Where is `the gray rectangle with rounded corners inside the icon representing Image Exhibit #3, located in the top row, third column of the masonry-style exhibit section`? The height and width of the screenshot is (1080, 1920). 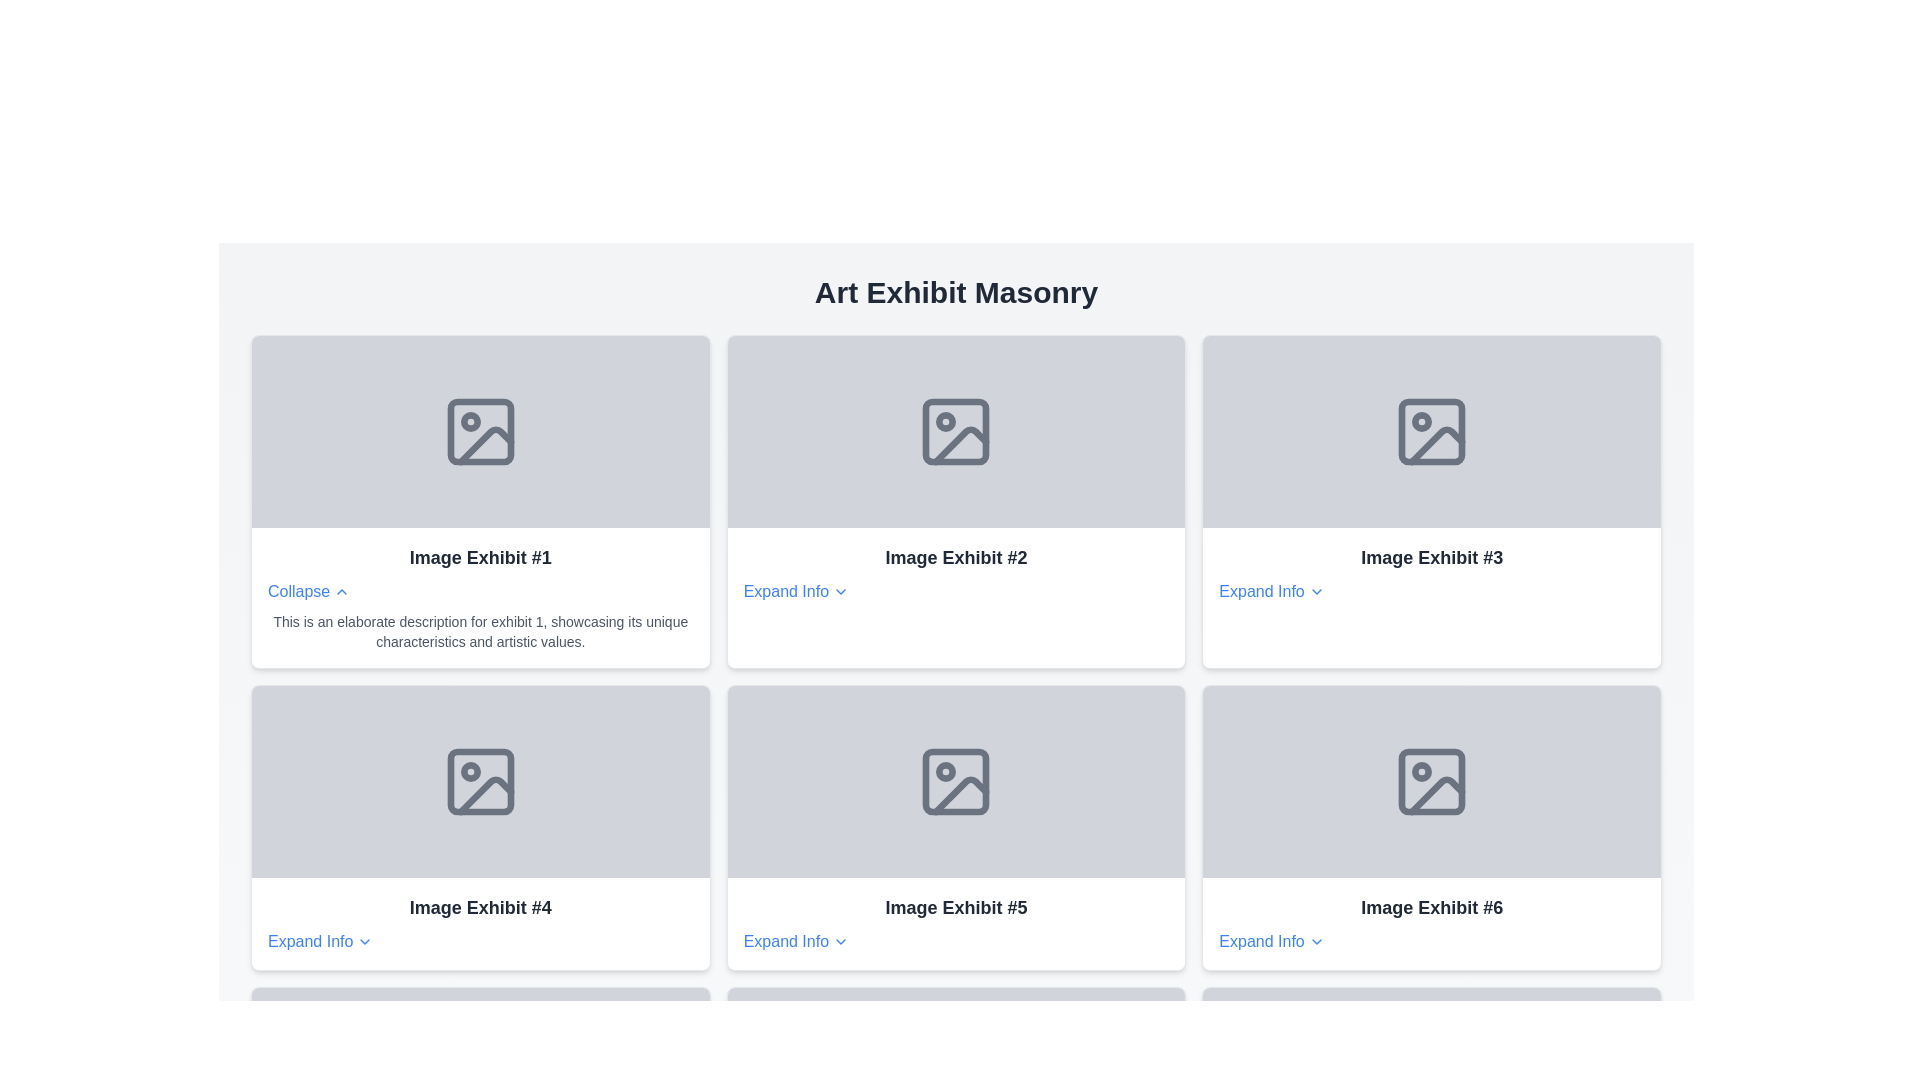
the gray rectangle with rounded corners inside the icon representing Image Exhibit #3, located in the top row, third column of the masonry-style exhibit section is located at coordinates (1431, 431).